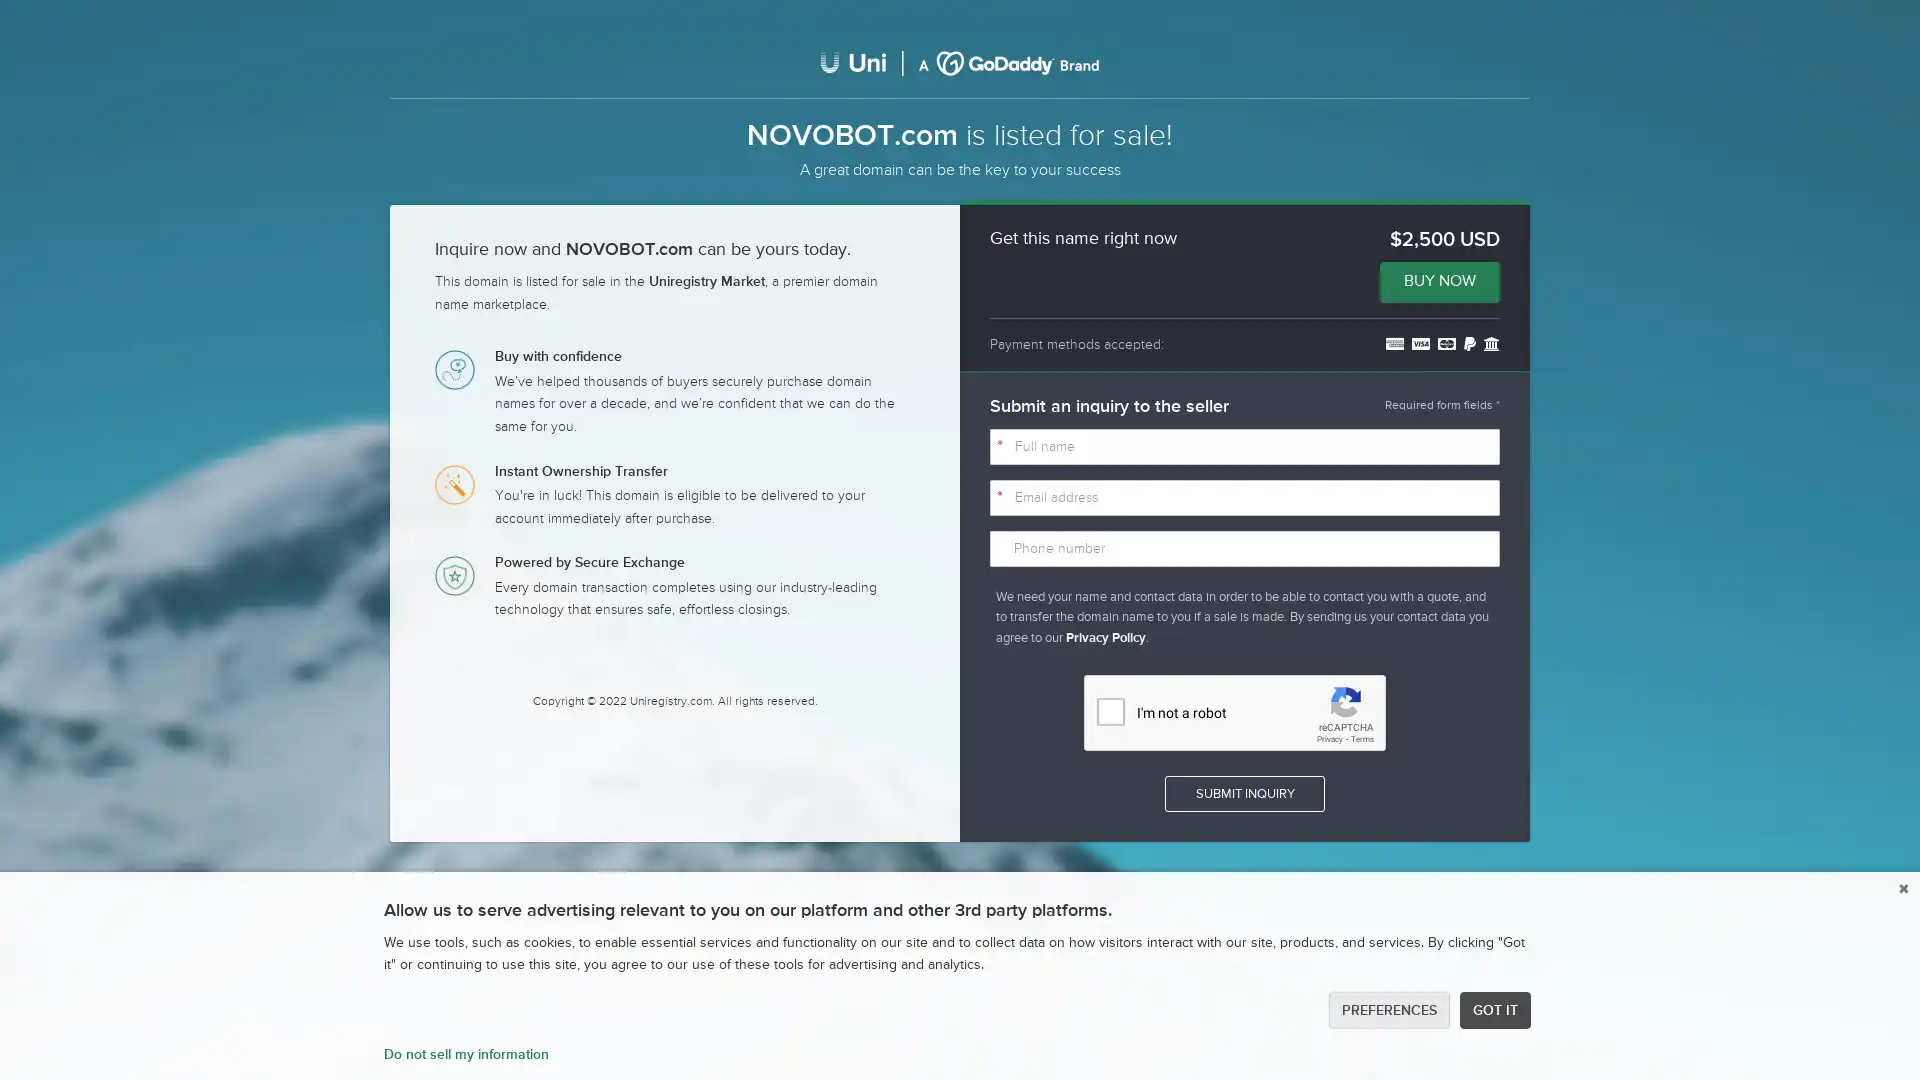 Image resolution: width=1920 pixels, height=1080 pixels. Describe the element at coordinates (1243, 792) in the screenshot. I see `SUBMIT INQUIRY` at that location.